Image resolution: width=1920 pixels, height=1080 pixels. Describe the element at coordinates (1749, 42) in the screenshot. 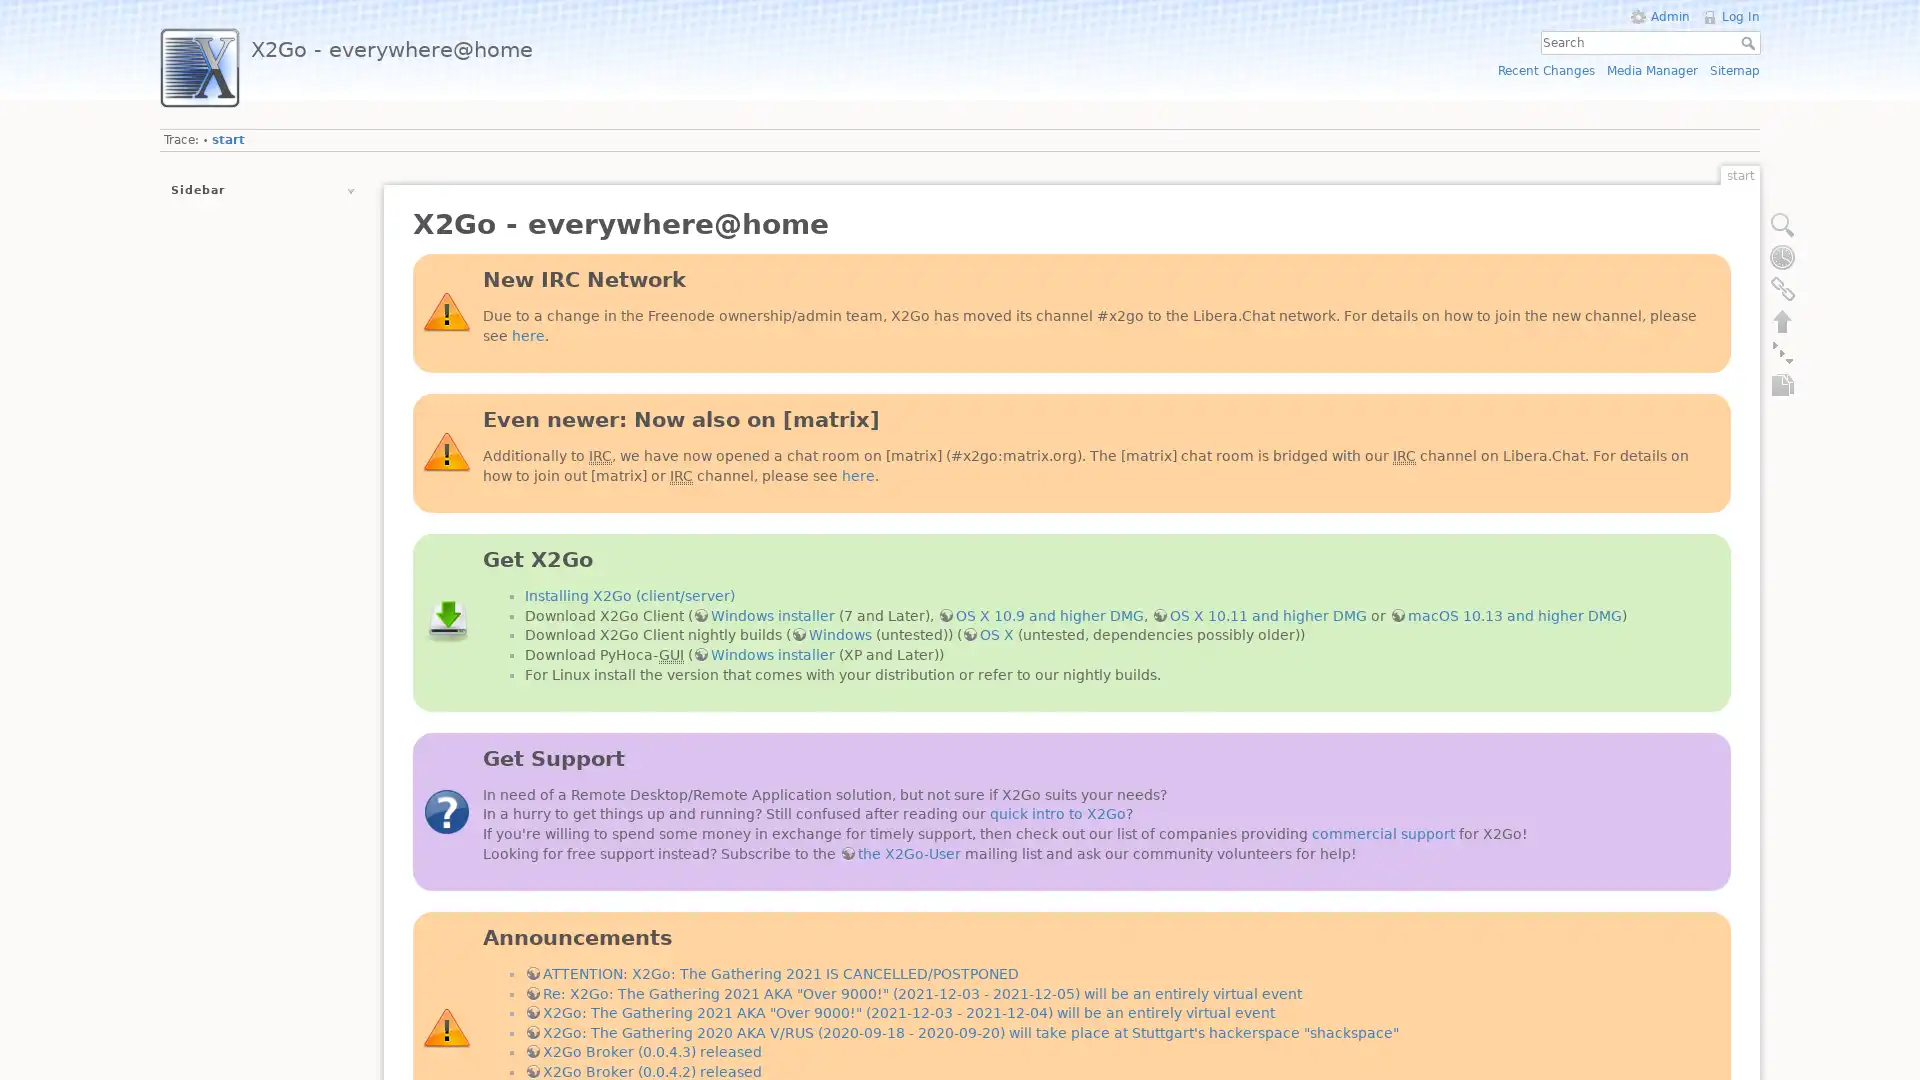

I see `Search` at that location.